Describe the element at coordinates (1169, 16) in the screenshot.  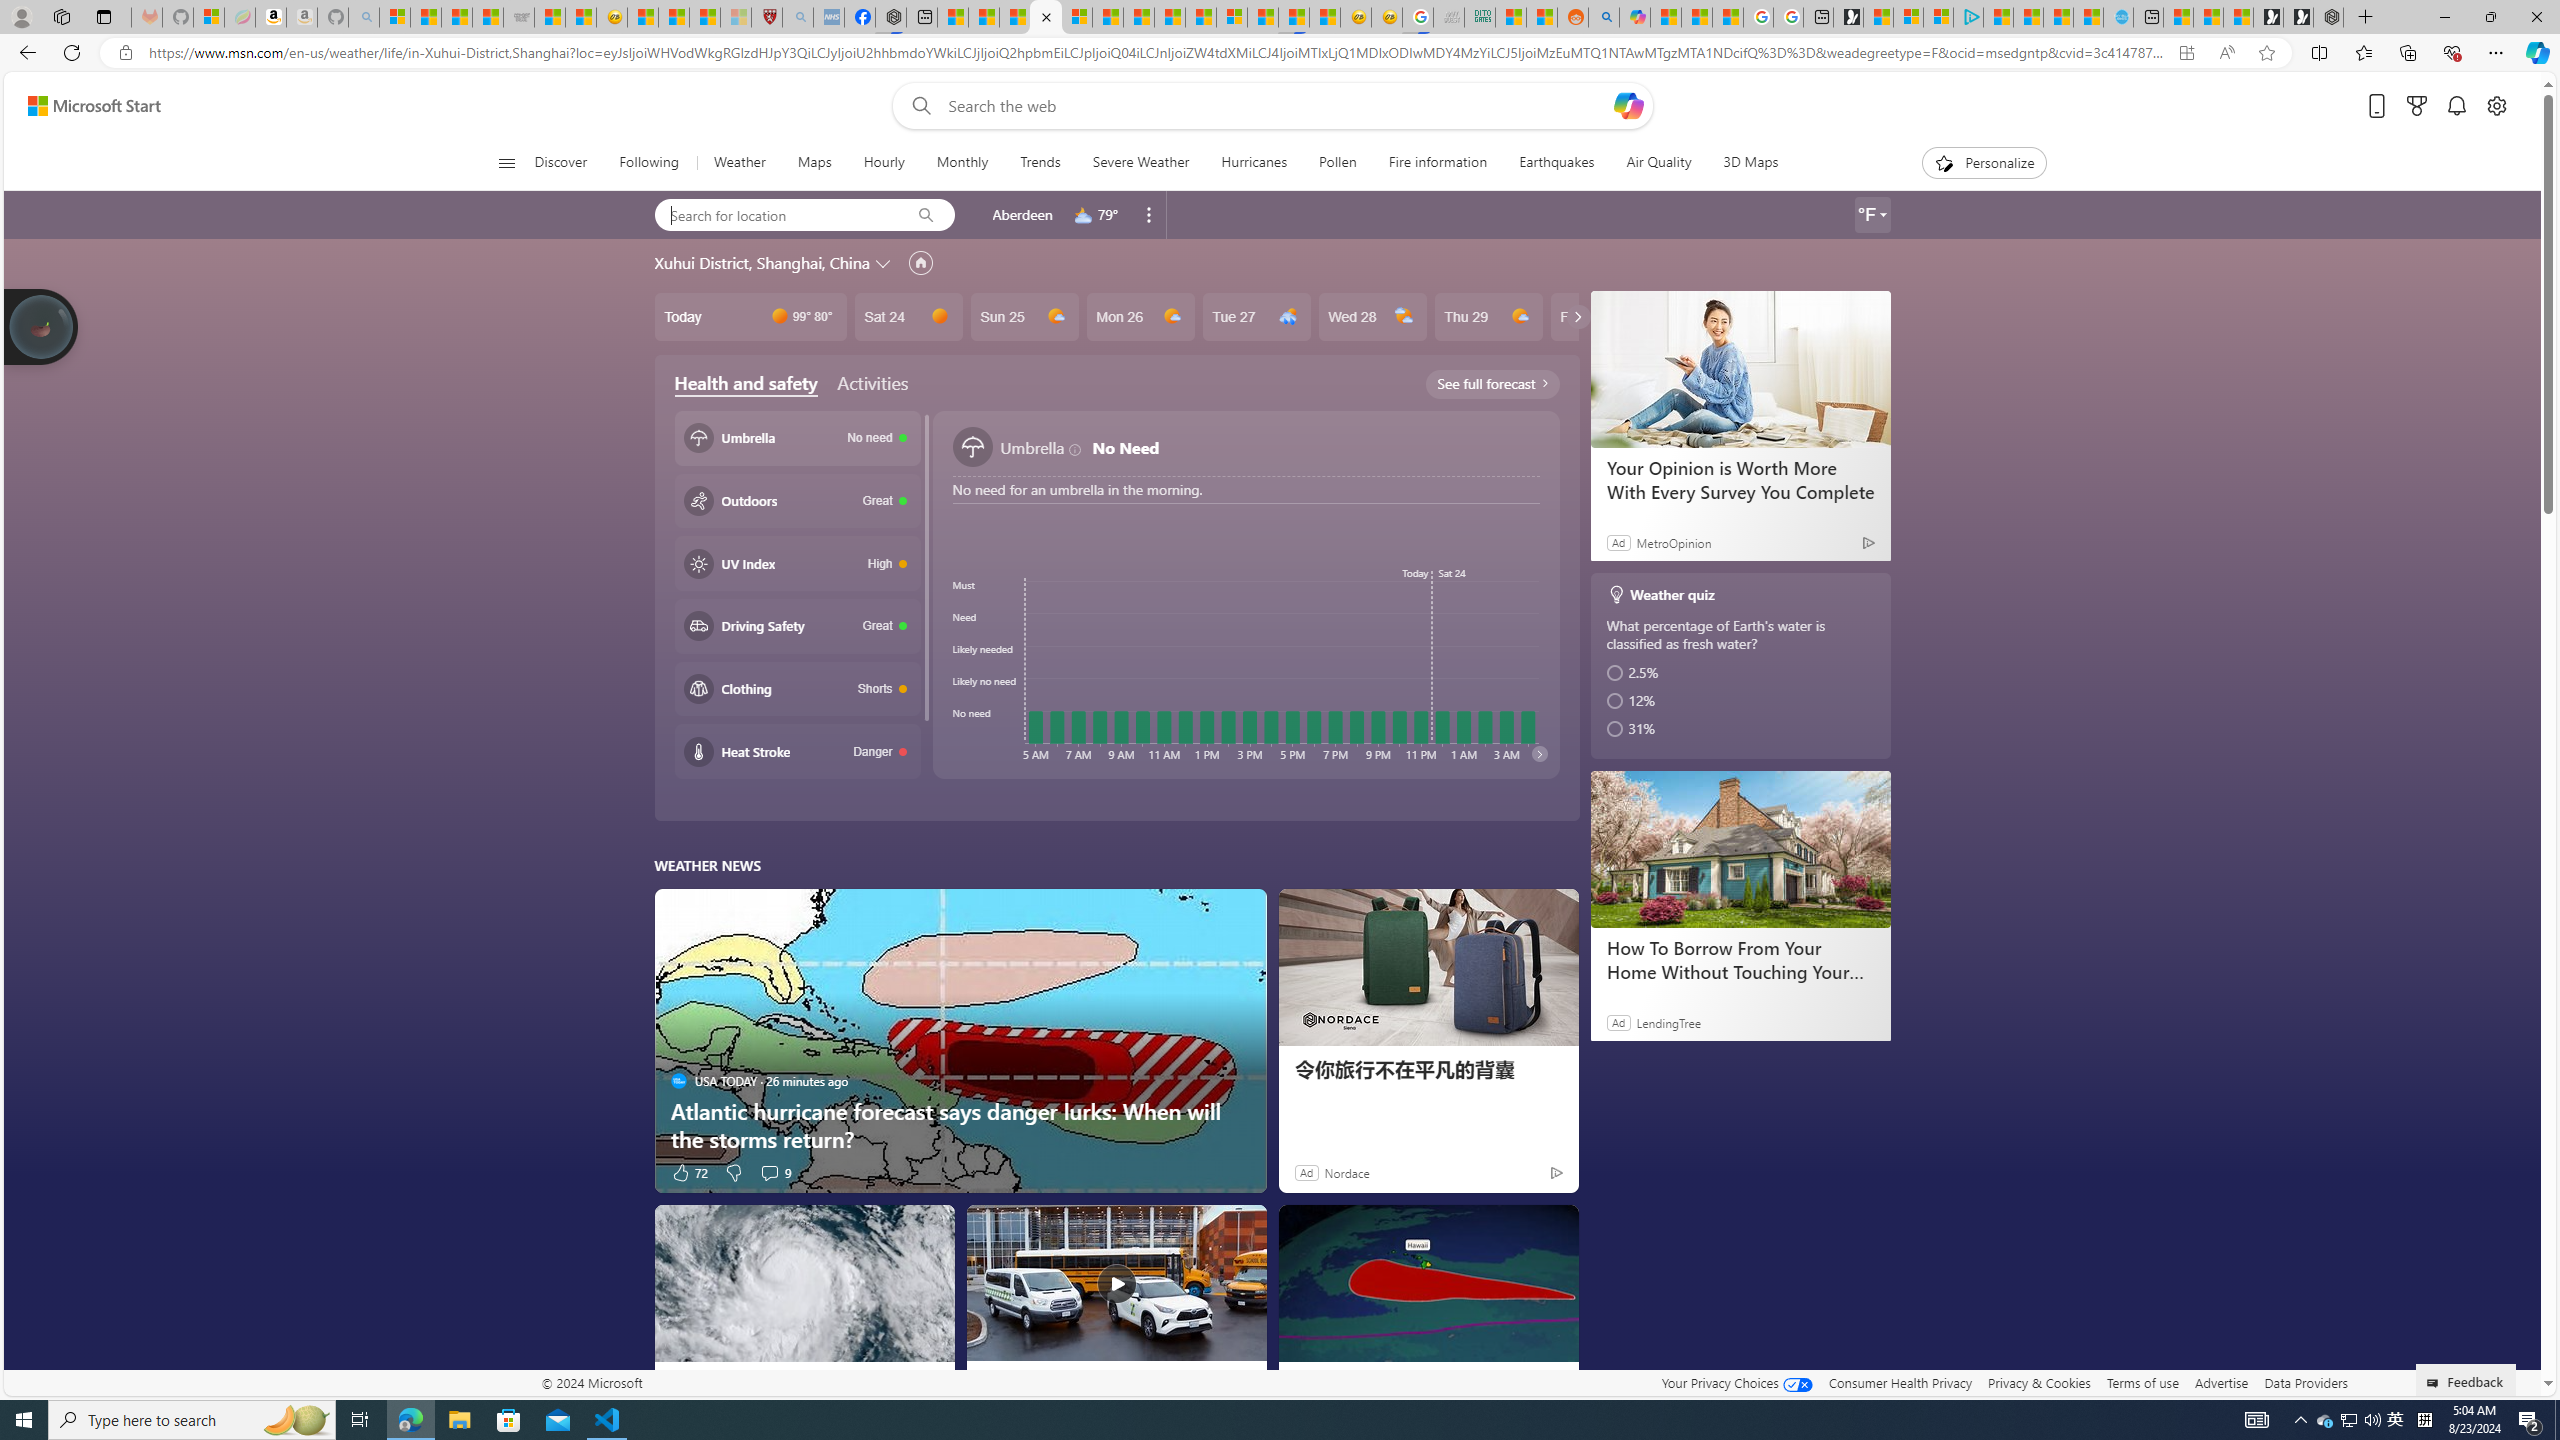
I see `'14 Common Myths Debunked By Scientific Facts'` at that location.